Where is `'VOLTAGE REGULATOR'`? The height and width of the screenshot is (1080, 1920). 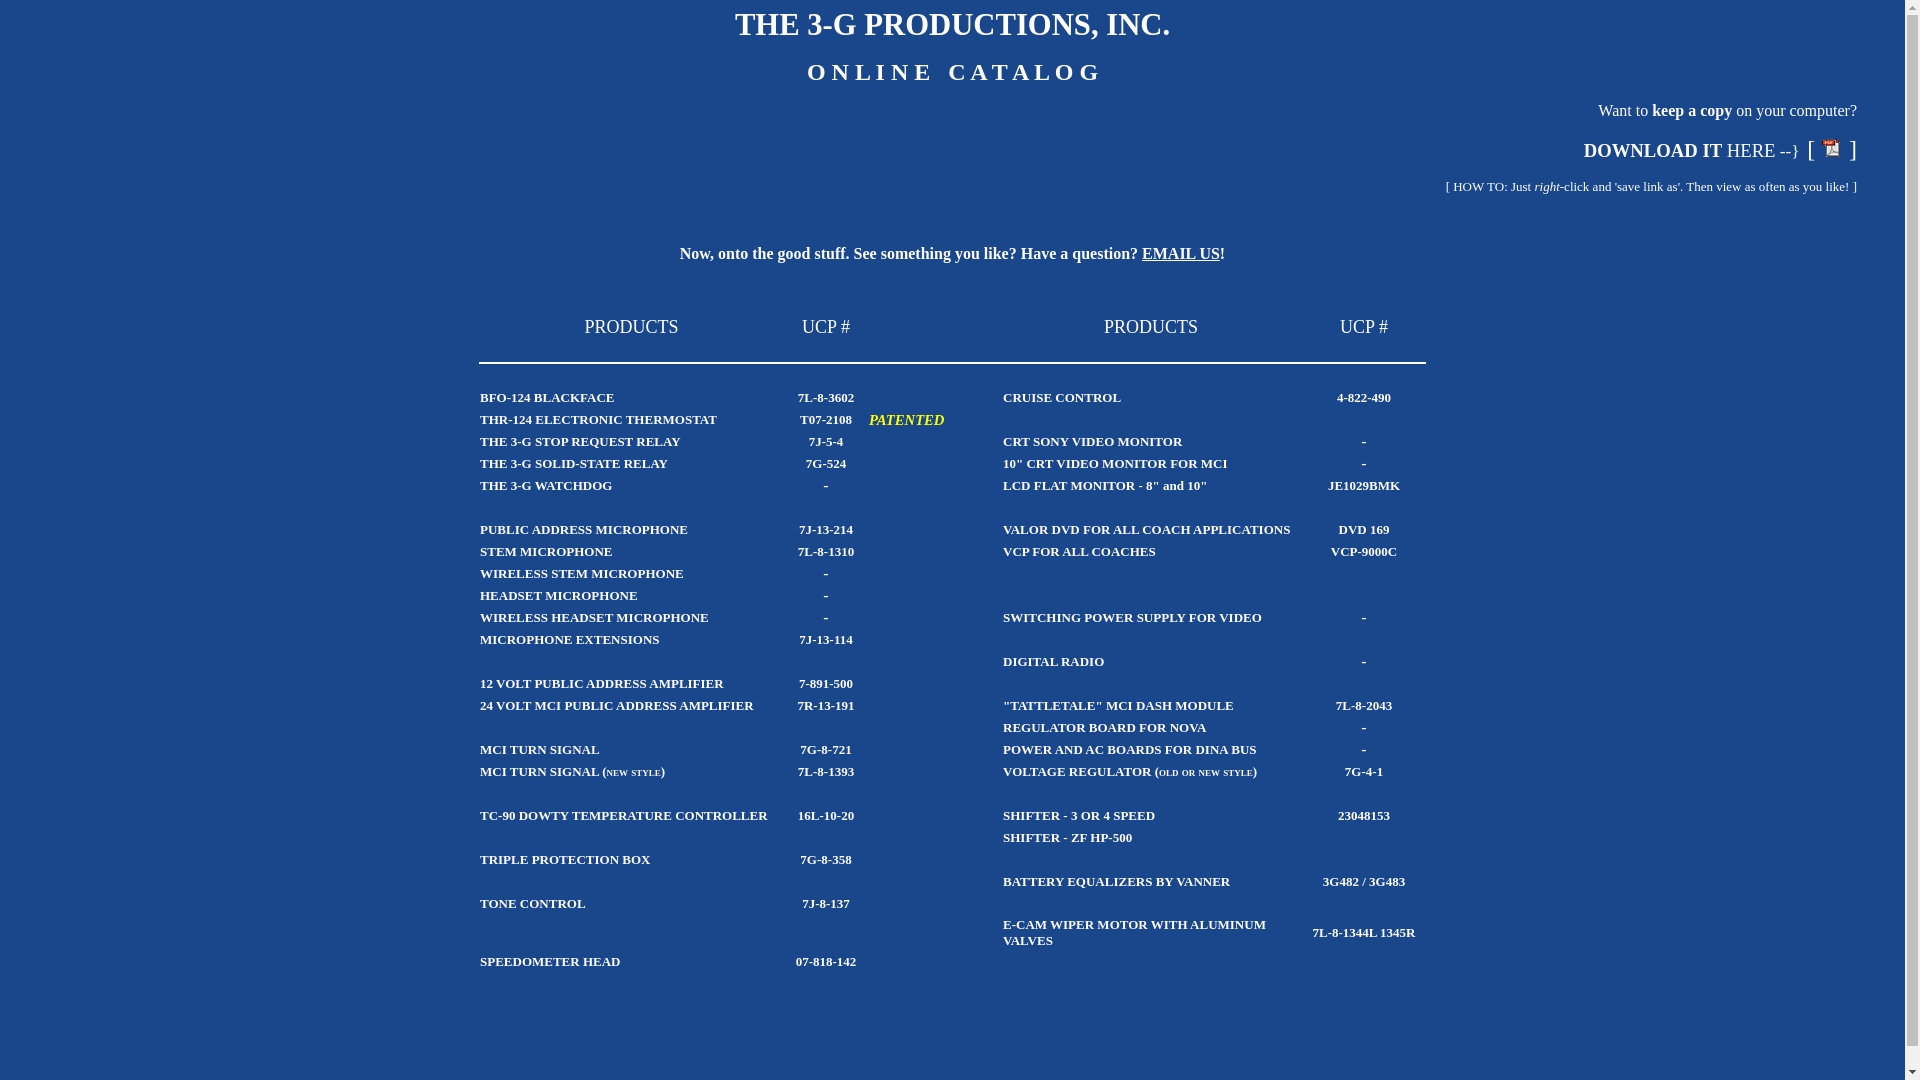 'VOLTAGE REGULATOR' is located at coordinates (1003, 770).